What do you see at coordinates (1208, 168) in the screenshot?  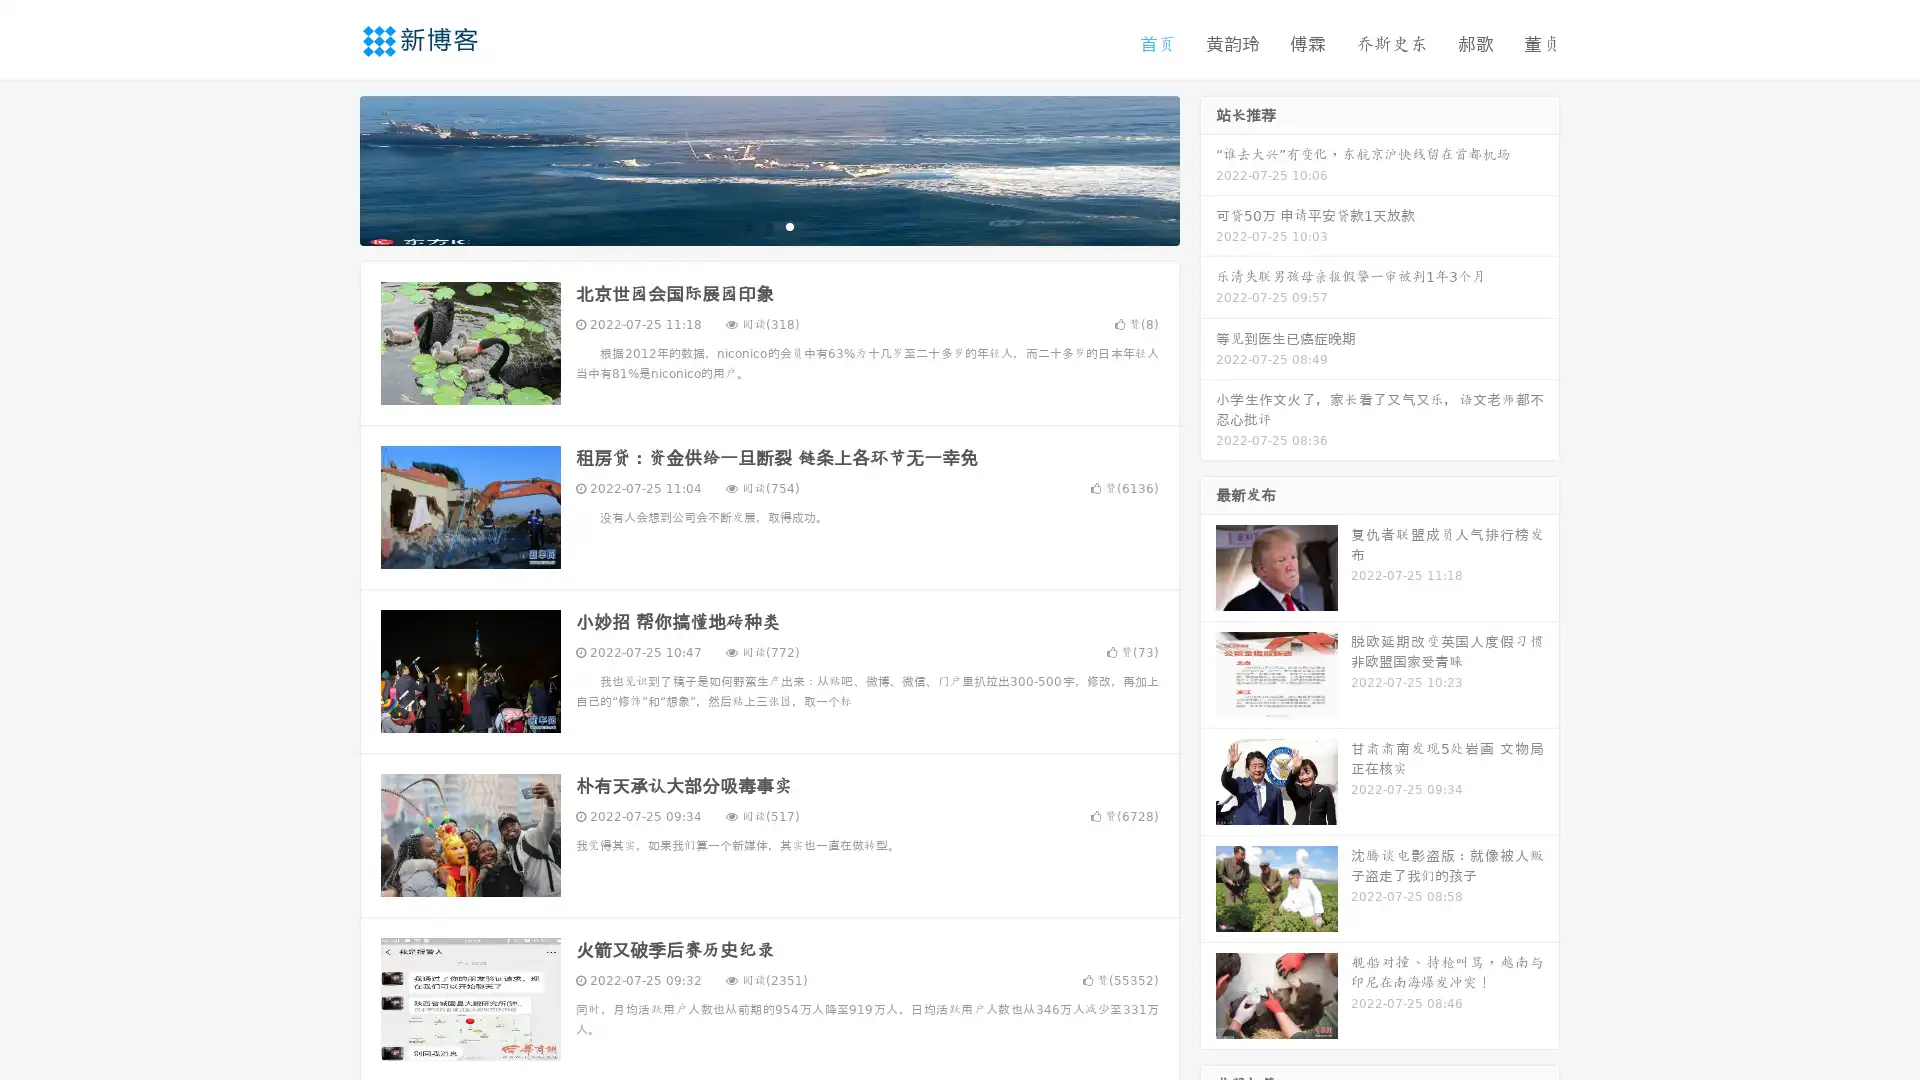 I see `Next slide` at bounding box center [1208, 168].